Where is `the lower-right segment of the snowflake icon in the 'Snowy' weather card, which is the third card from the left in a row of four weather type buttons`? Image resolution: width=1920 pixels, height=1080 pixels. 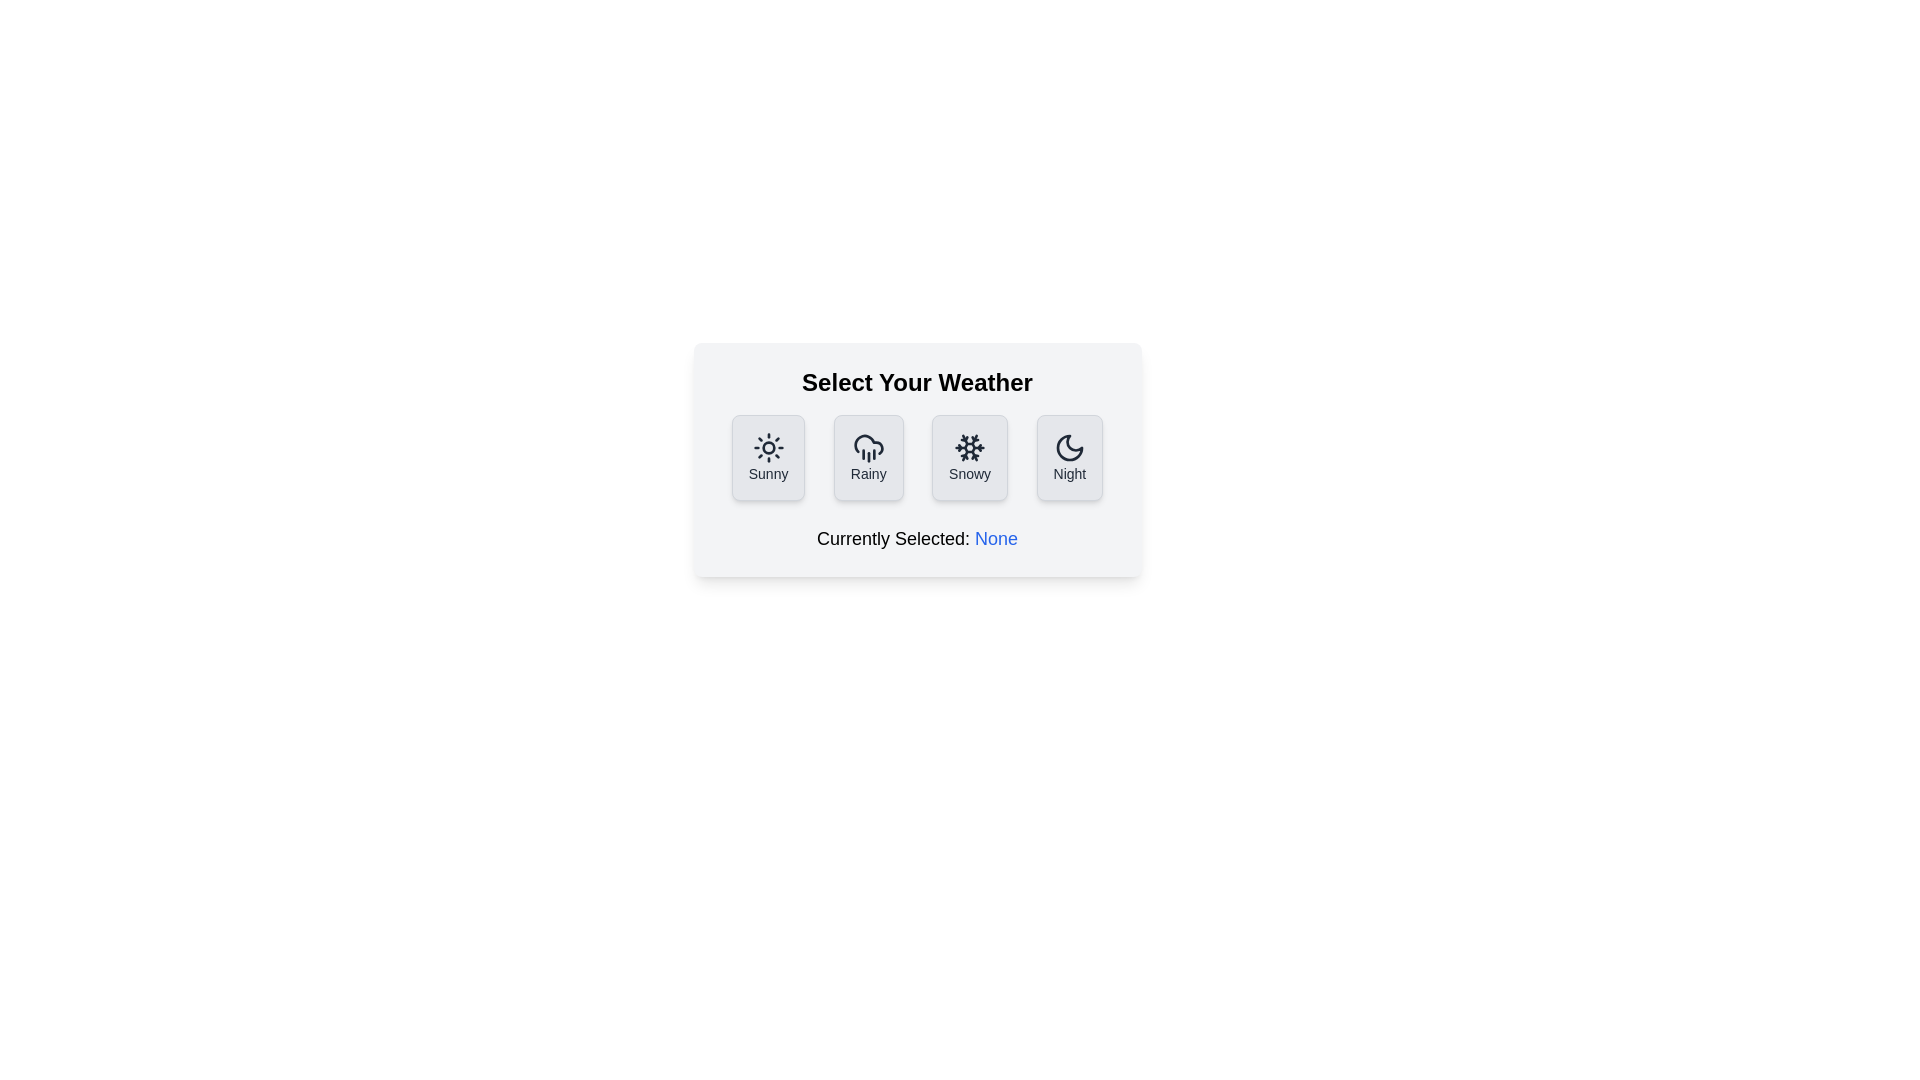 the lower-right segment of the snowflake icon in the 'Snowy' weather card, which is the third card from the left in a row of four weather type buttons is located at coordinates (974, 441).